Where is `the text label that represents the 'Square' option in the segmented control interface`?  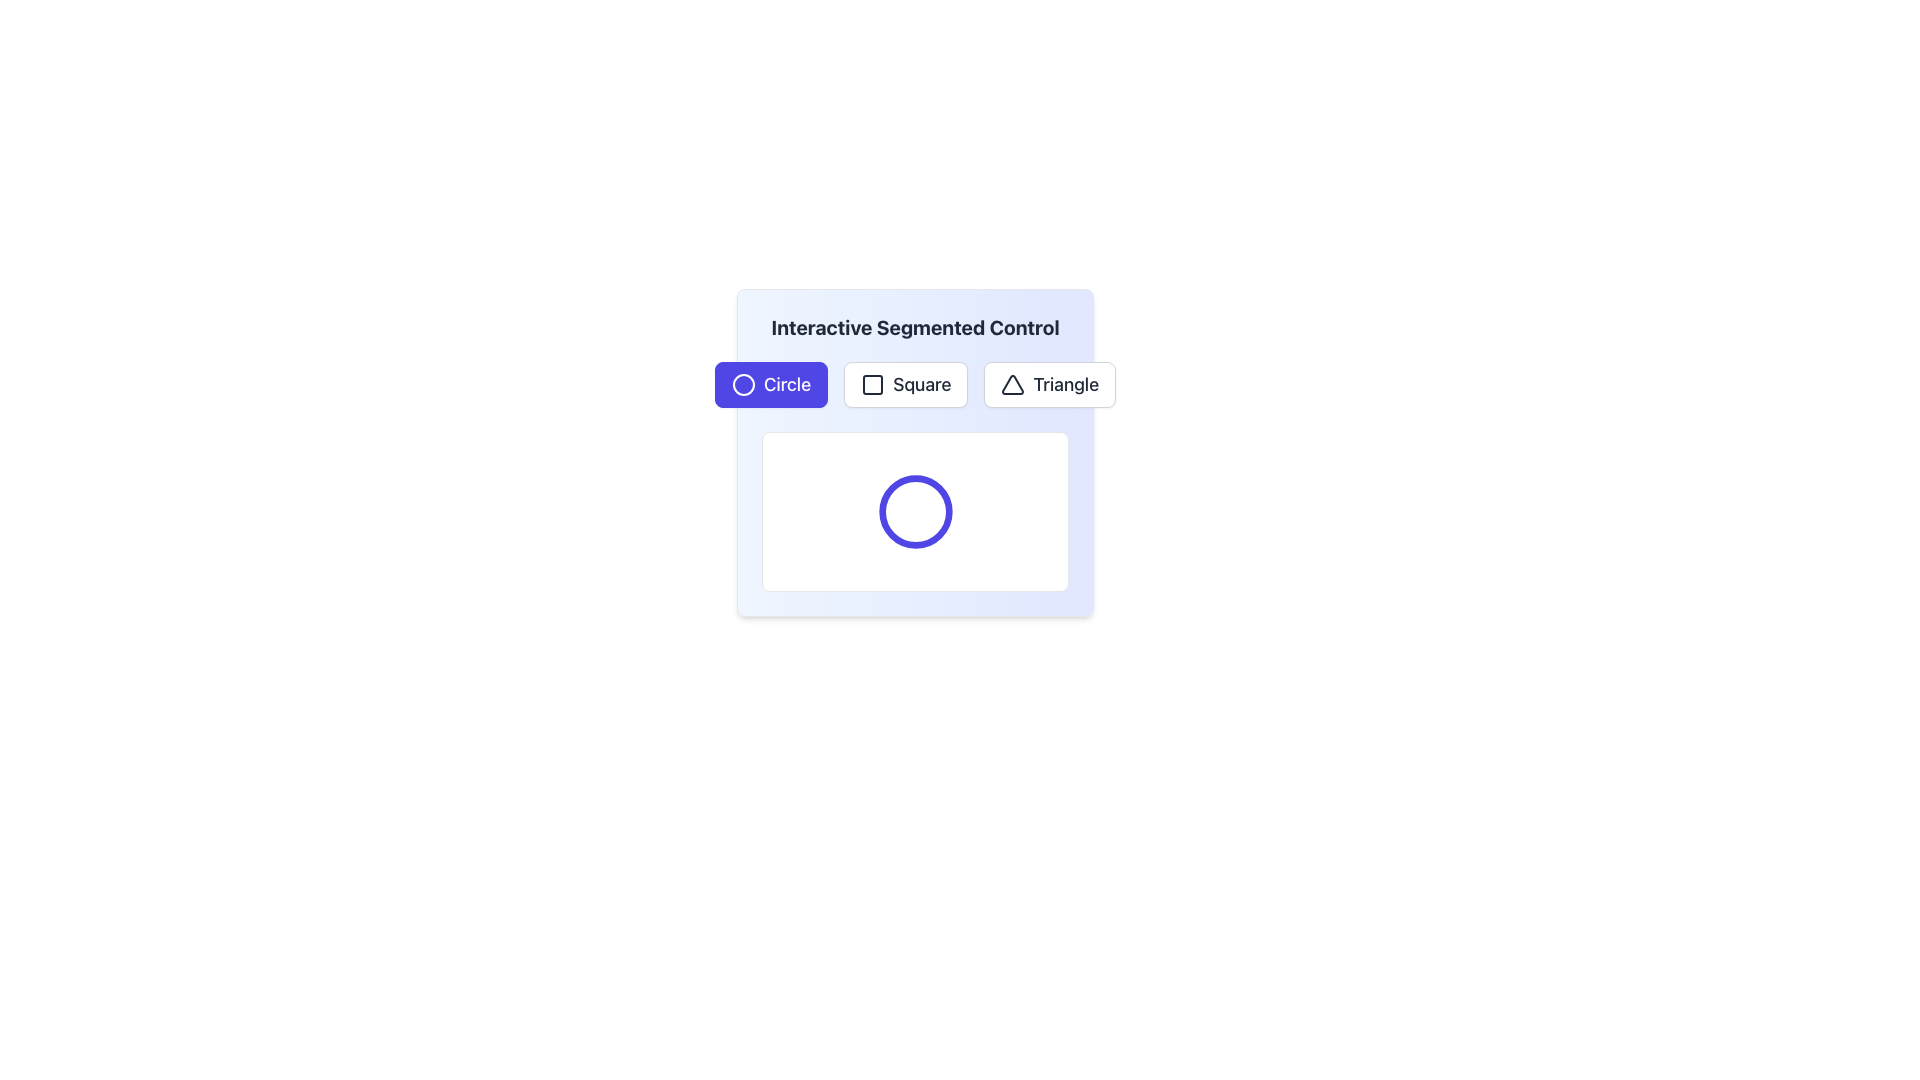
the text label that represents the 'Square' option in the segmented control interface is located at coordinates (921, 385).